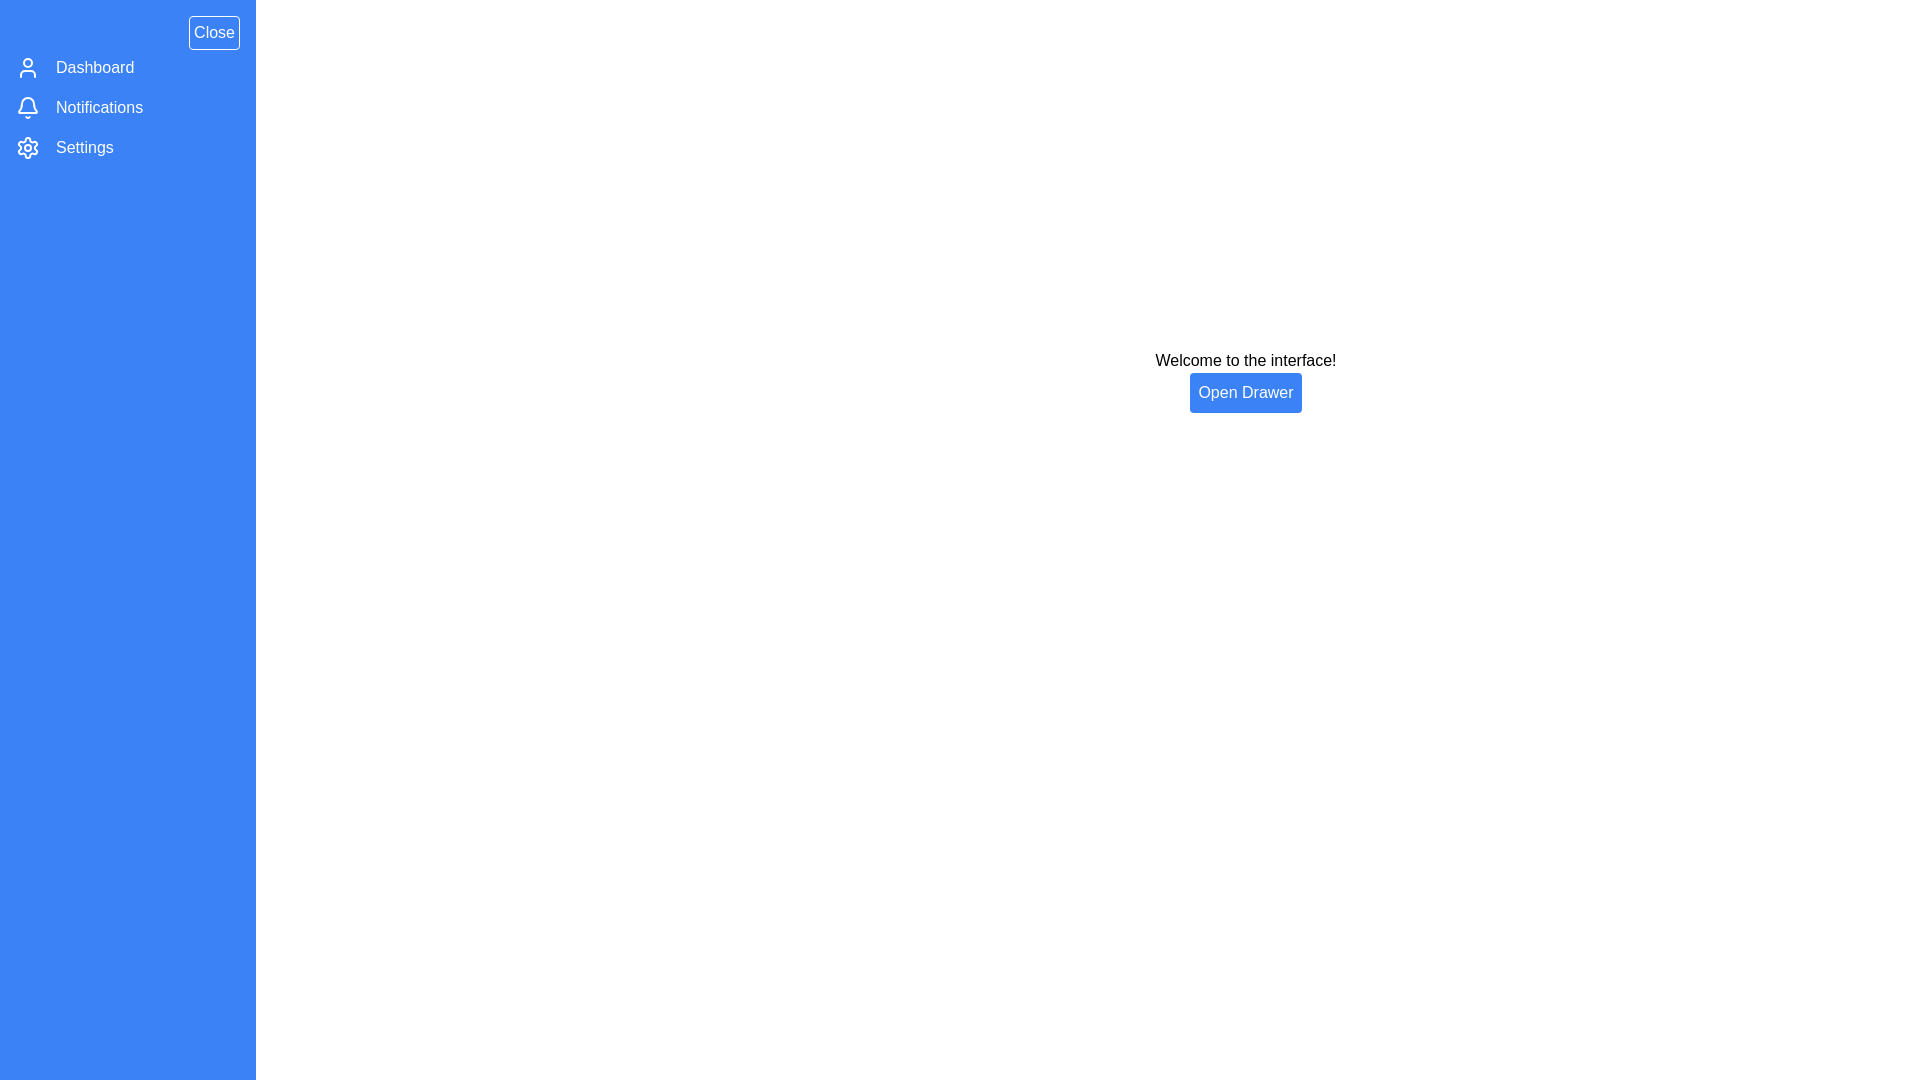  Describe the element at coordinates (98, 108) in the screenshot. I see `the menu item labeled Notifications within the drawer` at that location.